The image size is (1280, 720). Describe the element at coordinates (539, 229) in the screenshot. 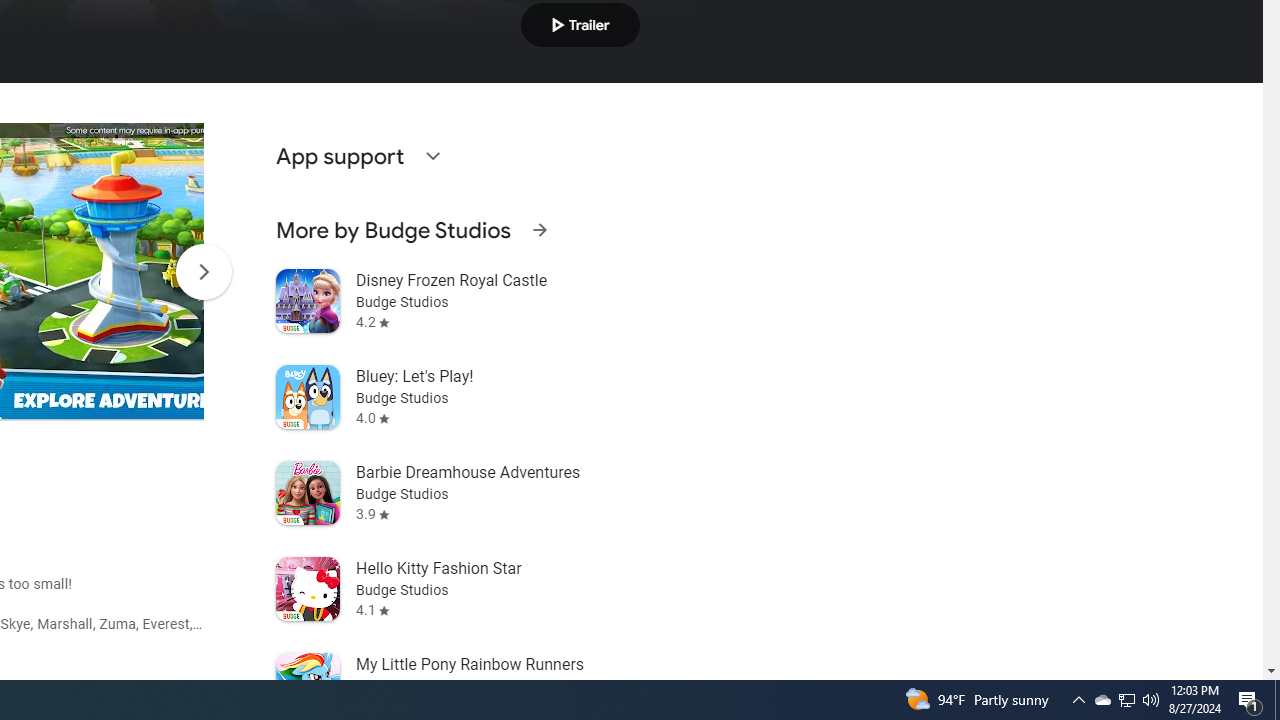

I see `'See more information on More by Budge Studios'` at that location.